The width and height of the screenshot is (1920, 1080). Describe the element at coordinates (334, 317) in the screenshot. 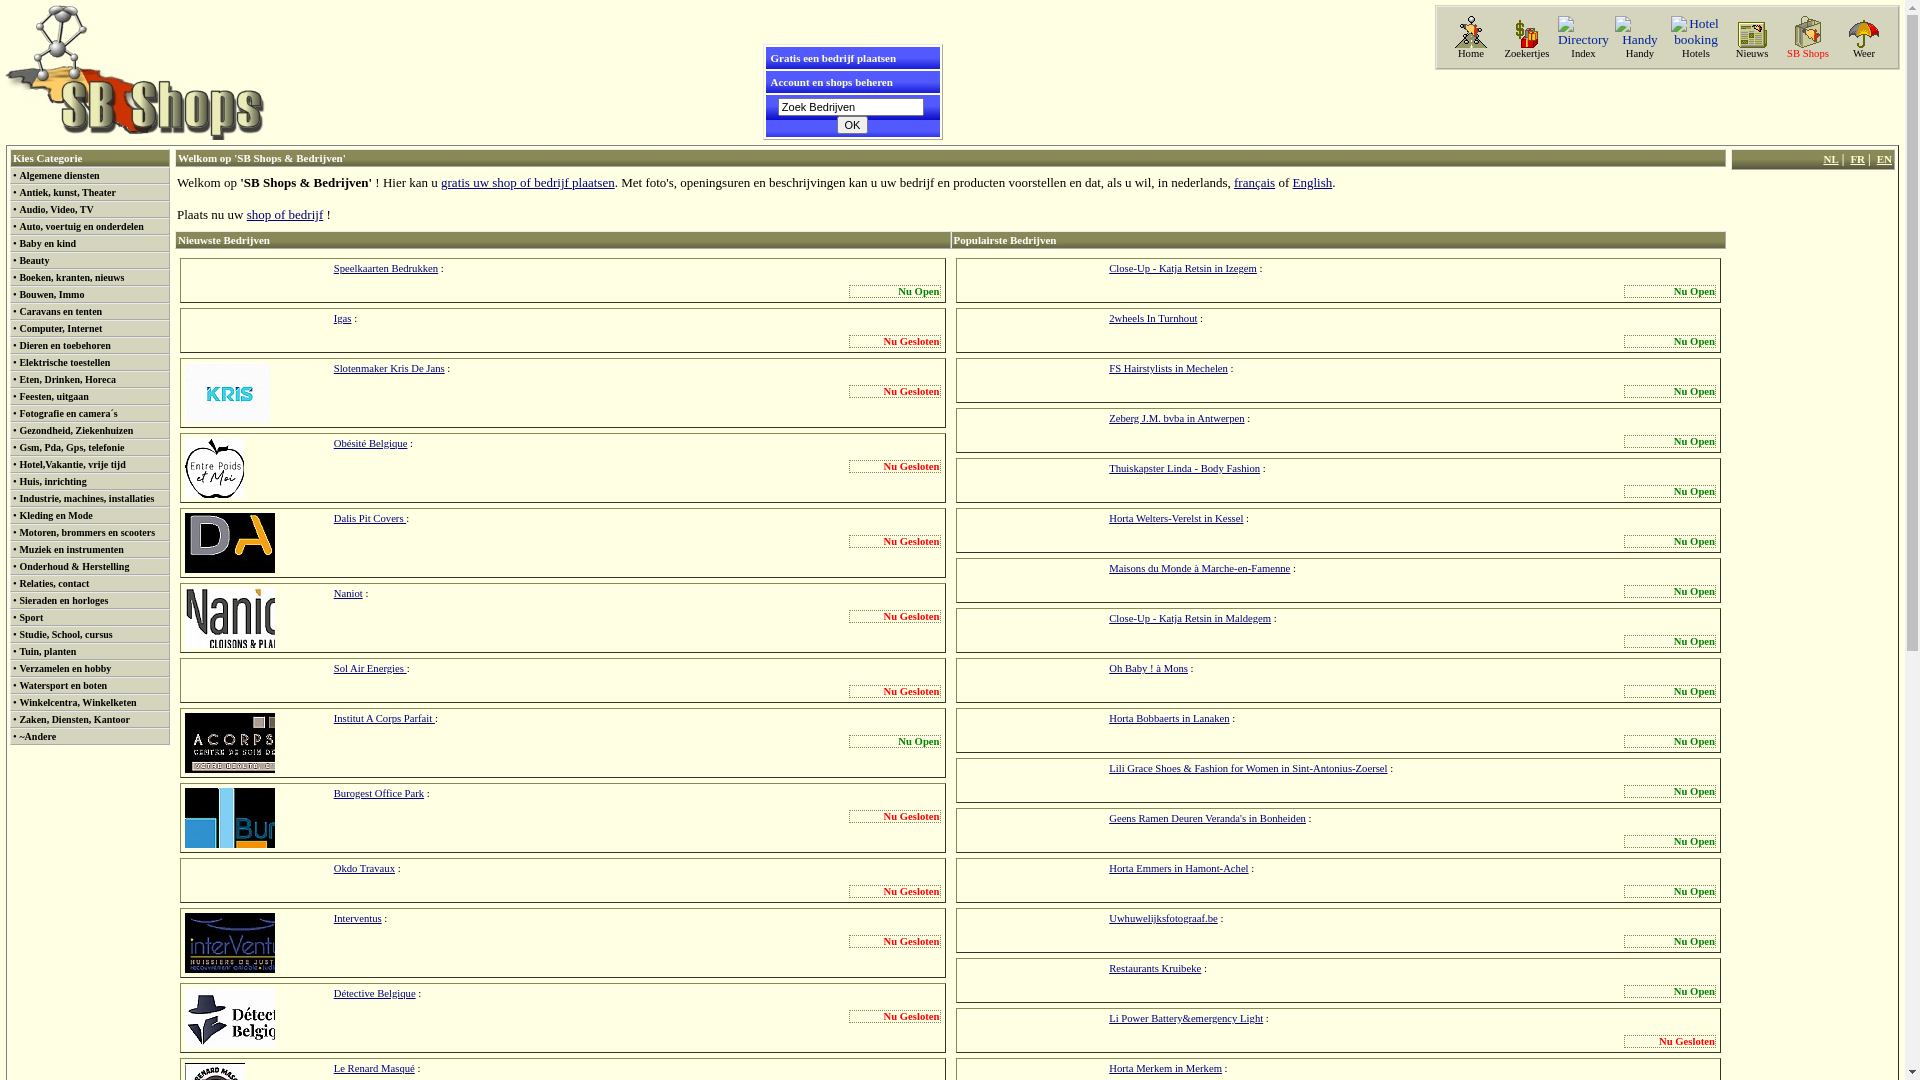

I see `'Igas'` at that location.